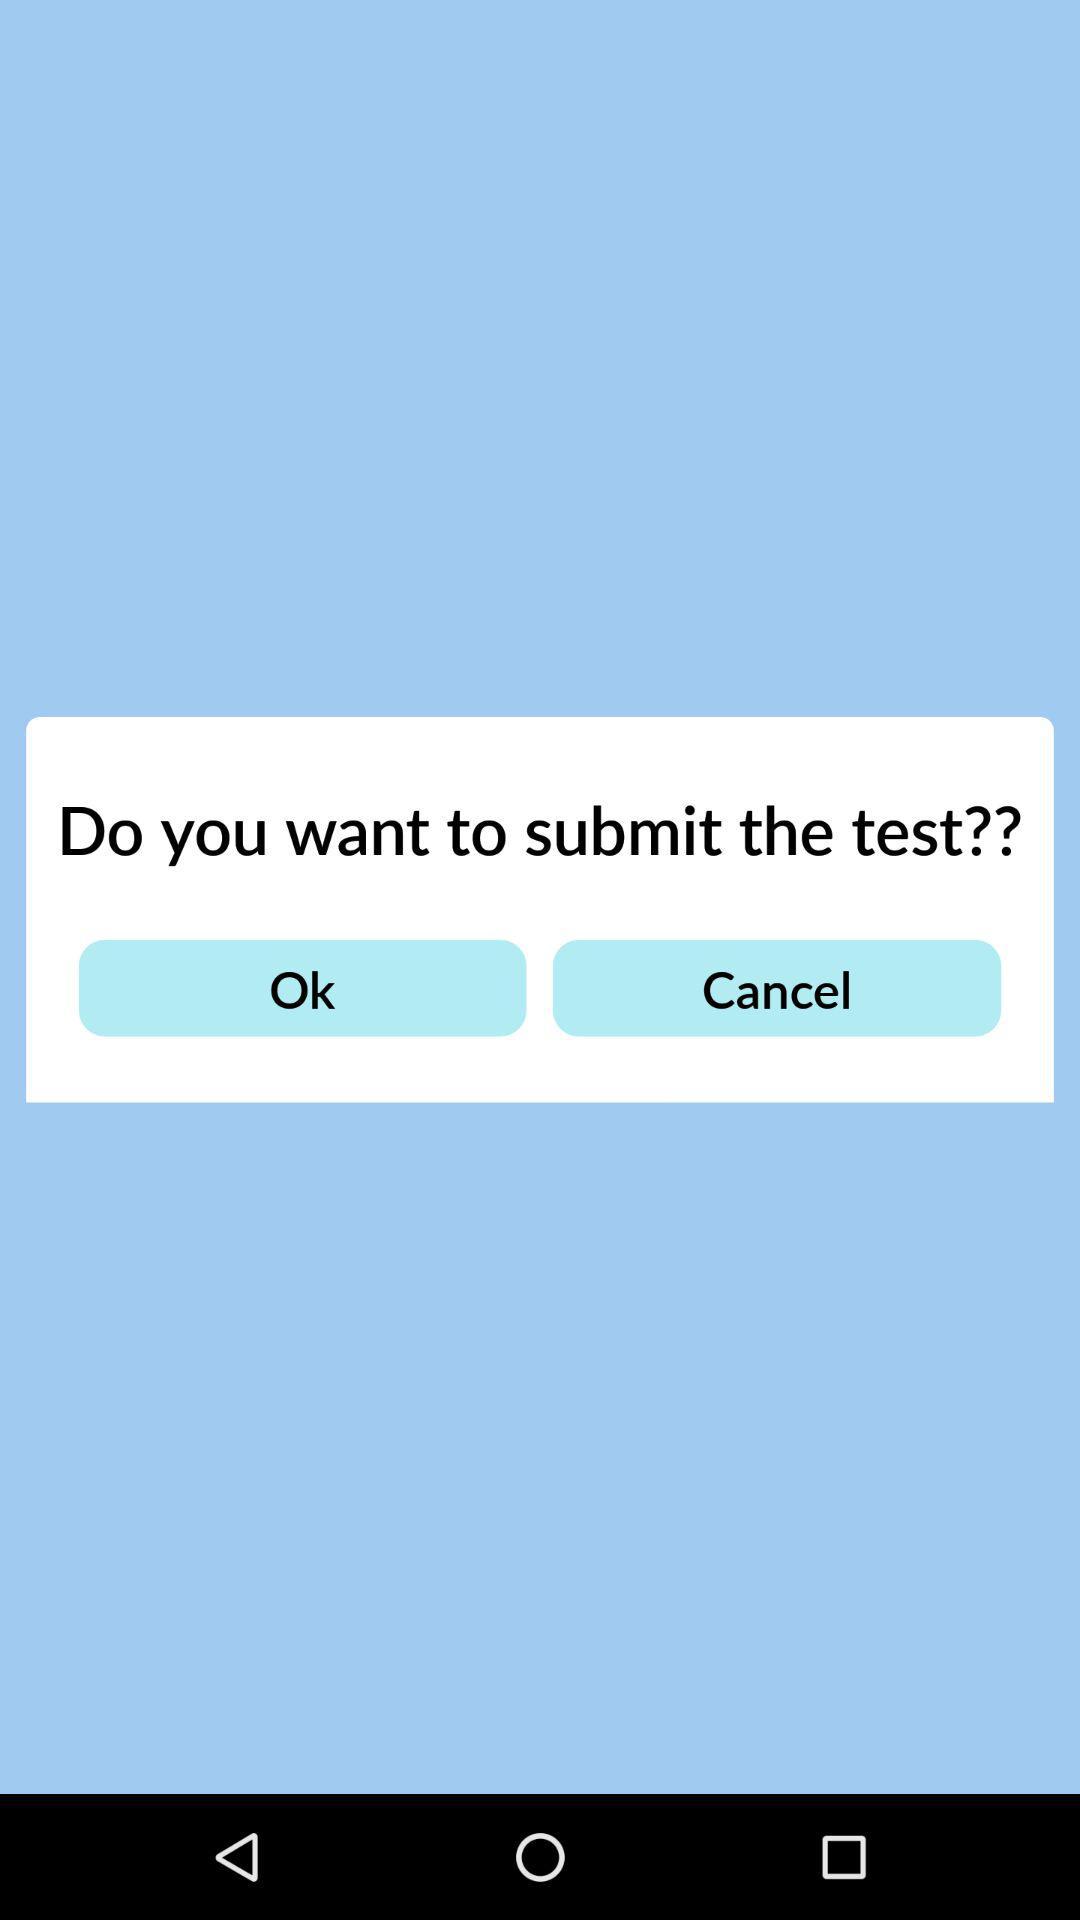 This screenshot has height=1920, width=1080. I want to click on the ok on the left, so click(302, 988).